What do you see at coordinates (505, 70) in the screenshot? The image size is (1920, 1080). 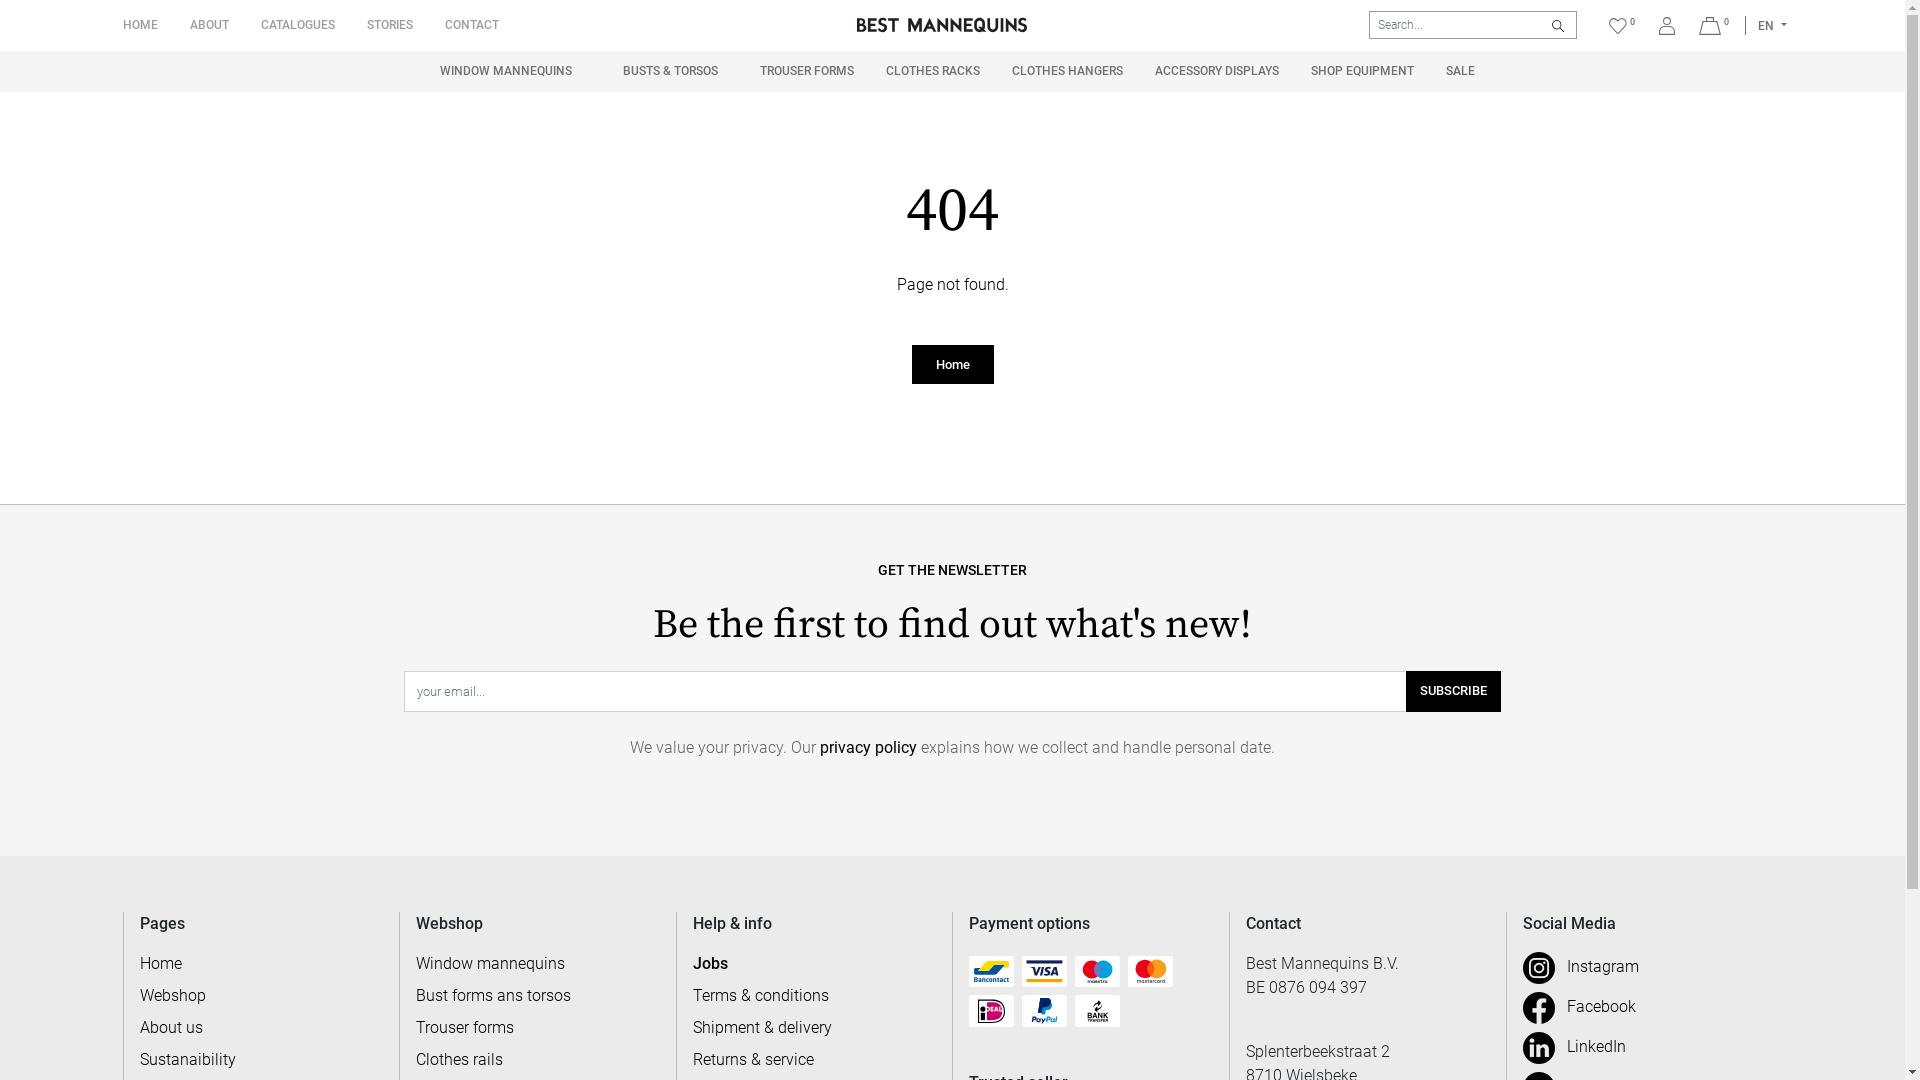 I see `'WINDOW MANNEQUINS'` at bounding box center [505, 70].